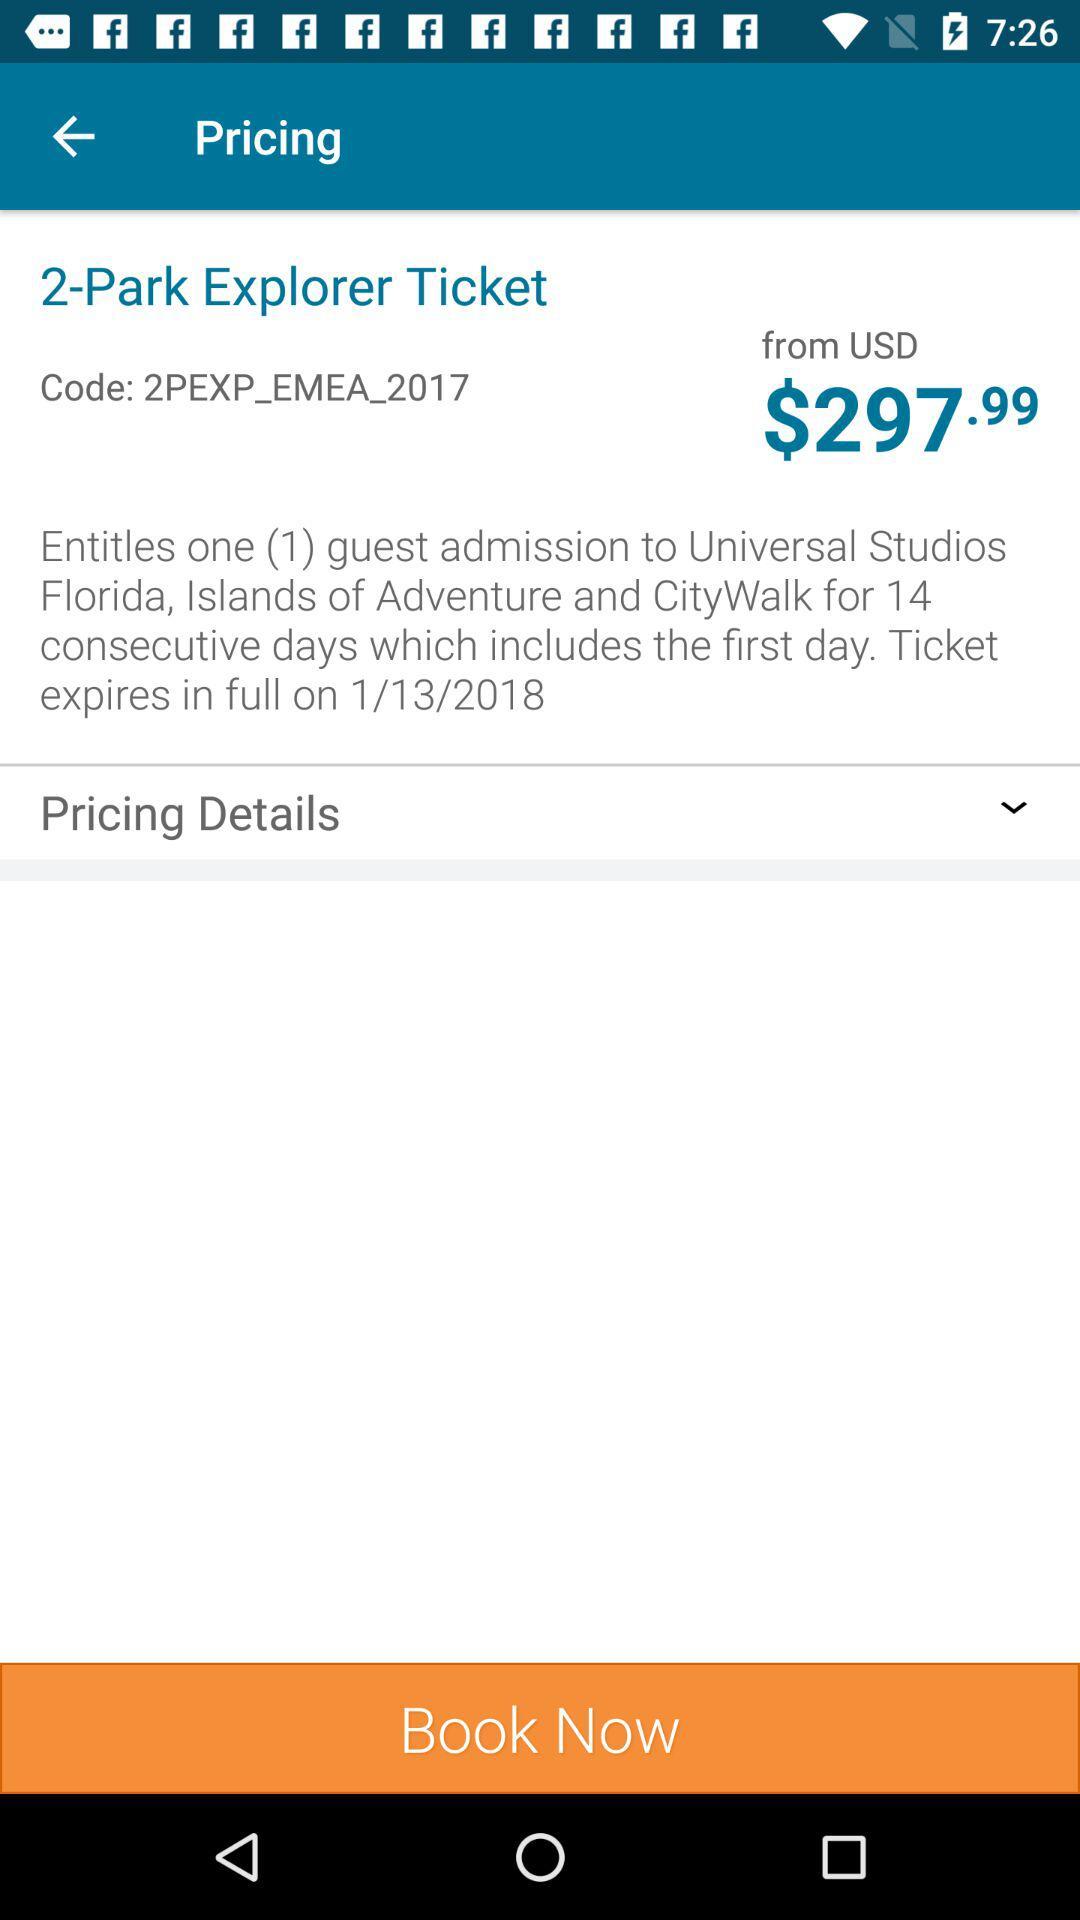  What do you see at coordinates (1014, 807) in the screenshot?
I see `icon above the book now item` at bounding box center [1014, 807].